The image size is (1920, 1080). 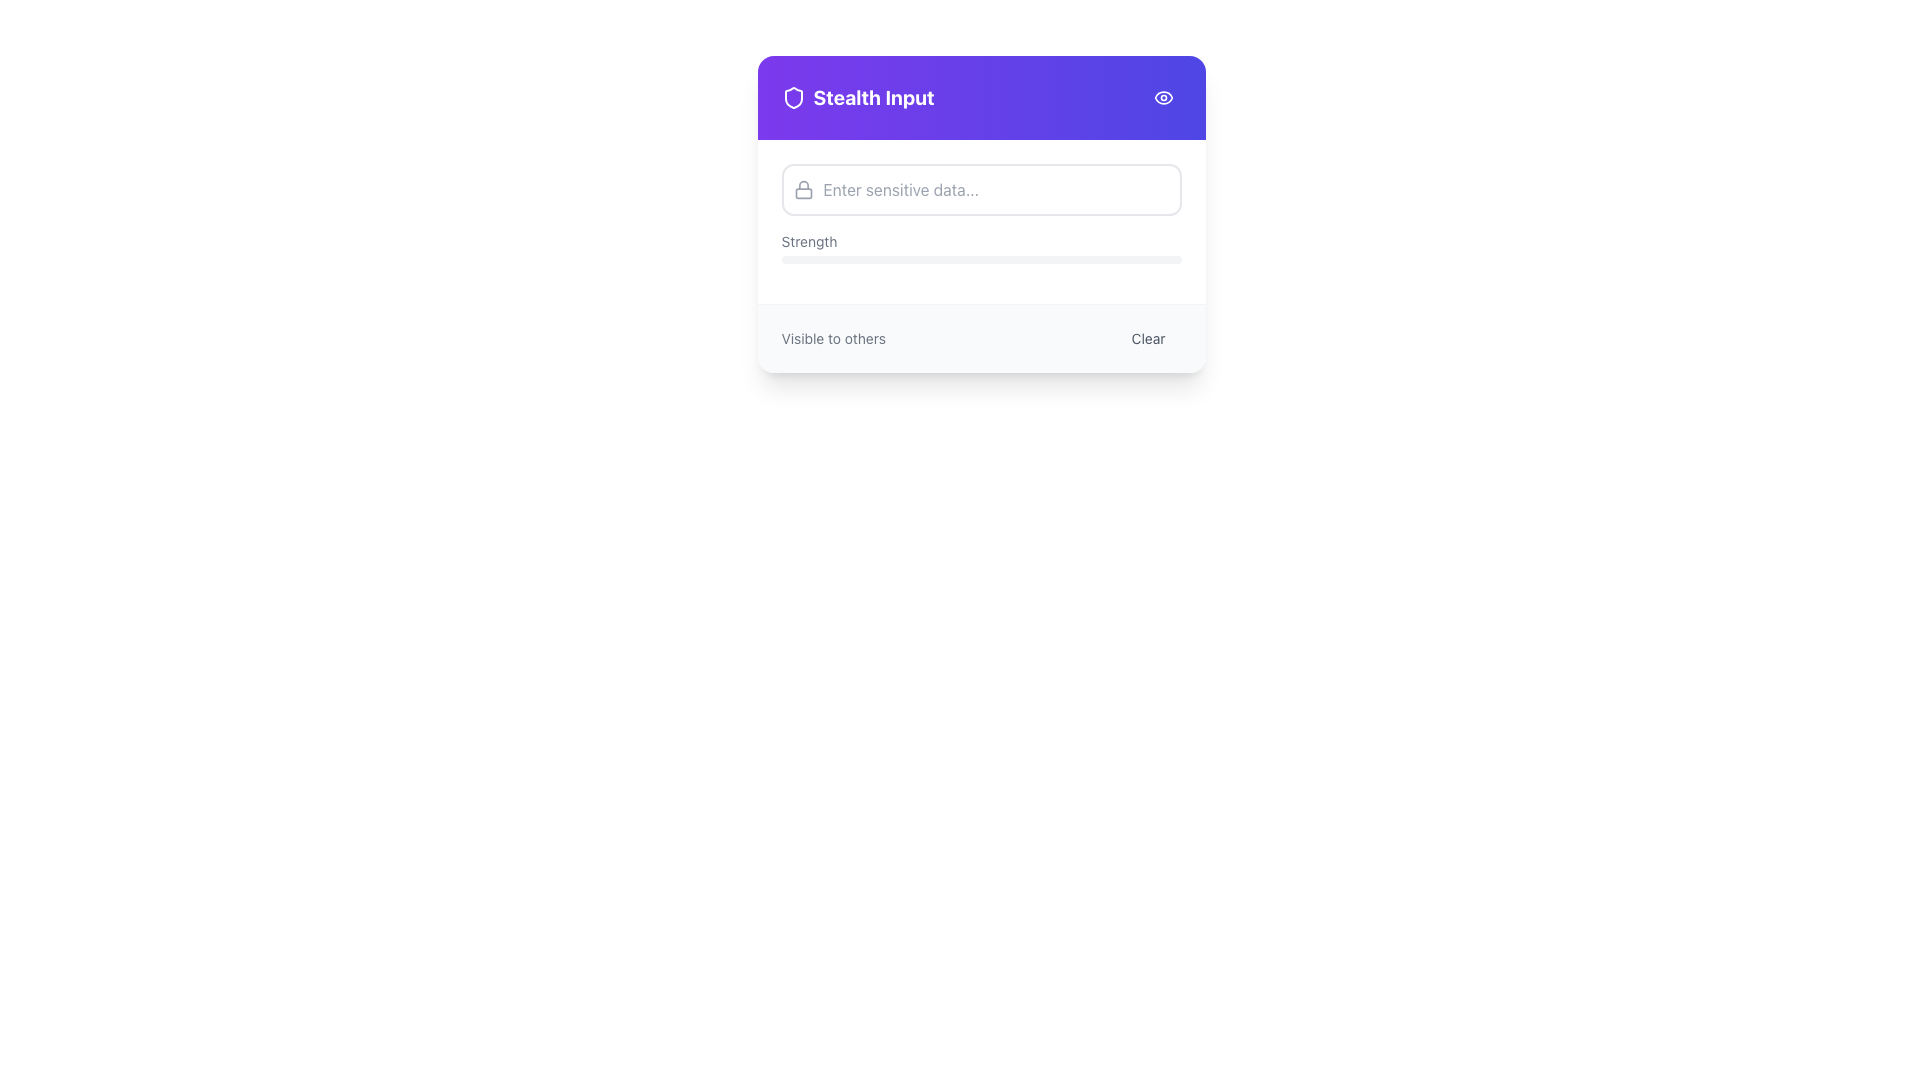 What do you see at coordinates (796, 189) in the screenshot?
I see `the small gray lock icon located to the left of the input field with placeholder text 'Enter sensitive data...'` at bounding box center [796, 189].